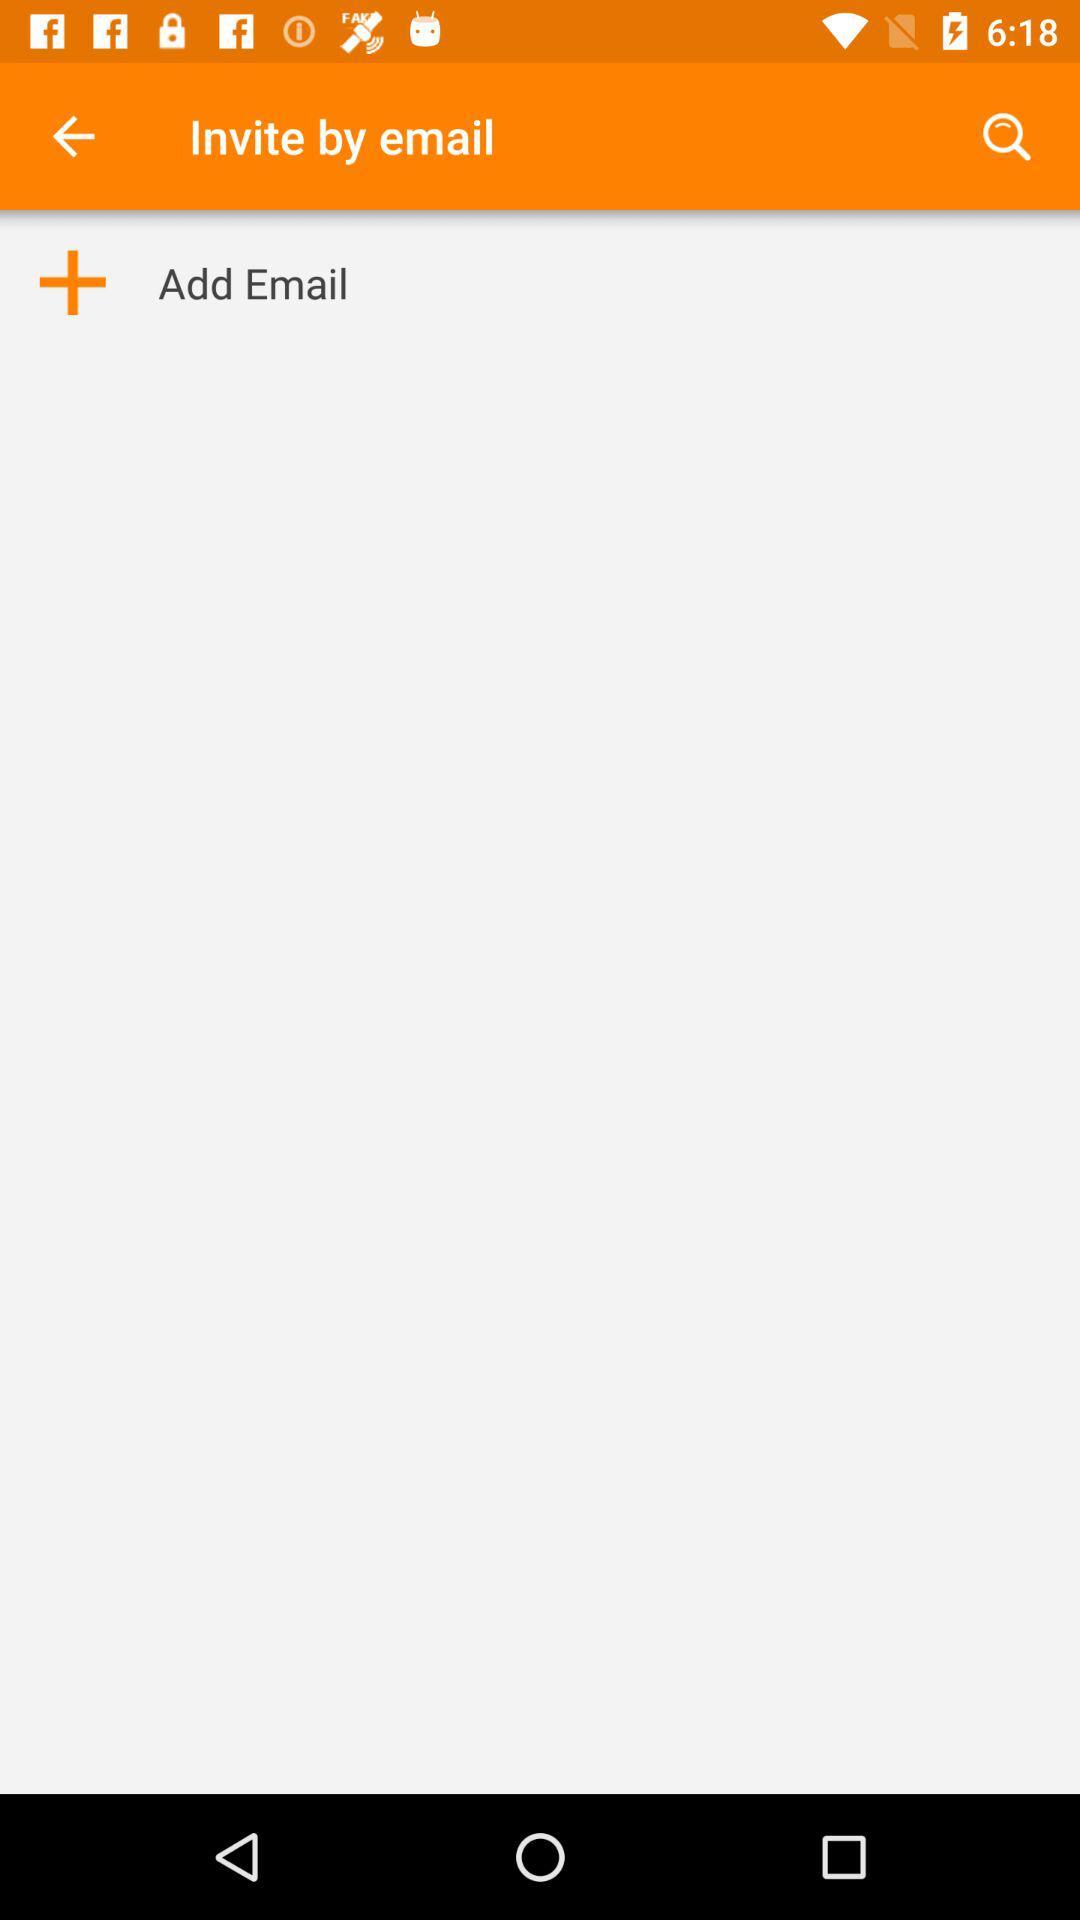 The width and height of the screenshot is (1080, 1920). What do you see at coordinates (1006, 135) in the screenshot?
I see `the item at the top right corner` at bounding box center [1006, 135].